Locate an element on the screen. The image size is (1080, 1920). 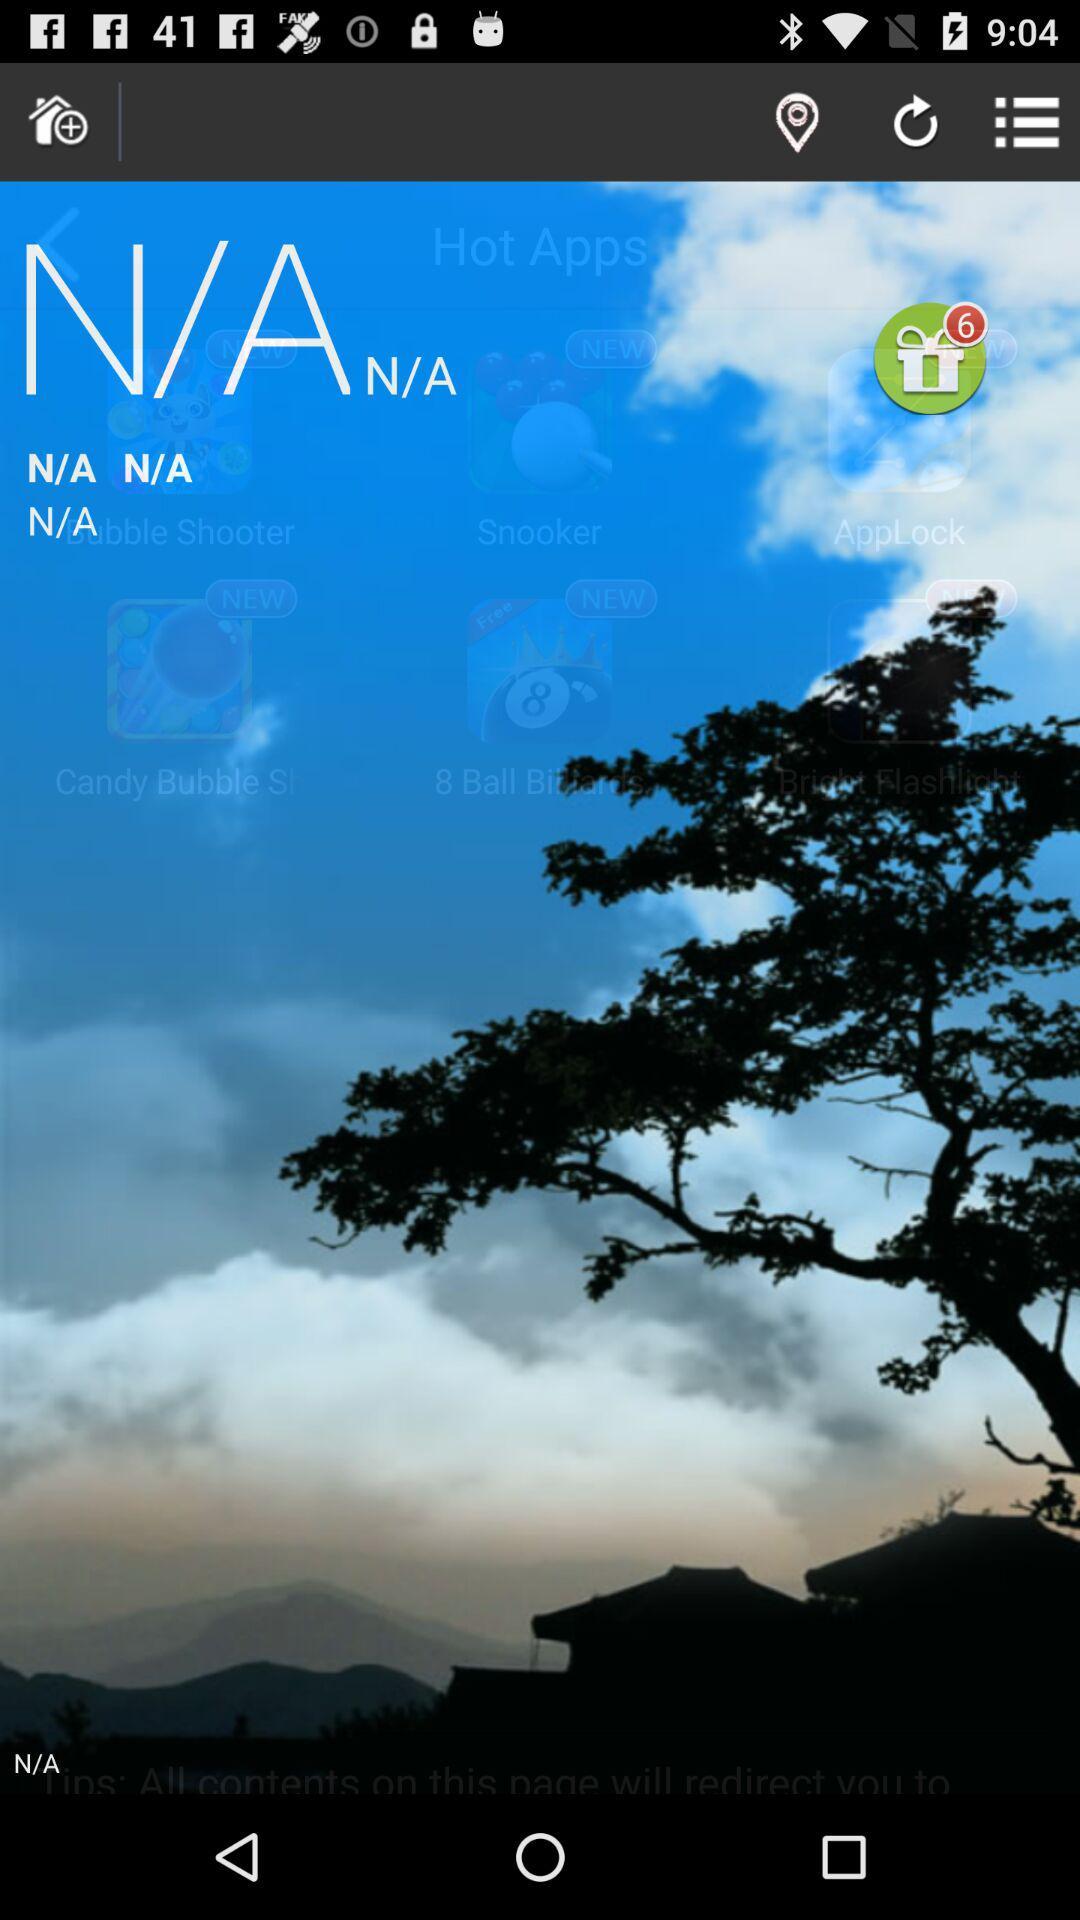
return to the hime screen is located at coordinates (58, 121).